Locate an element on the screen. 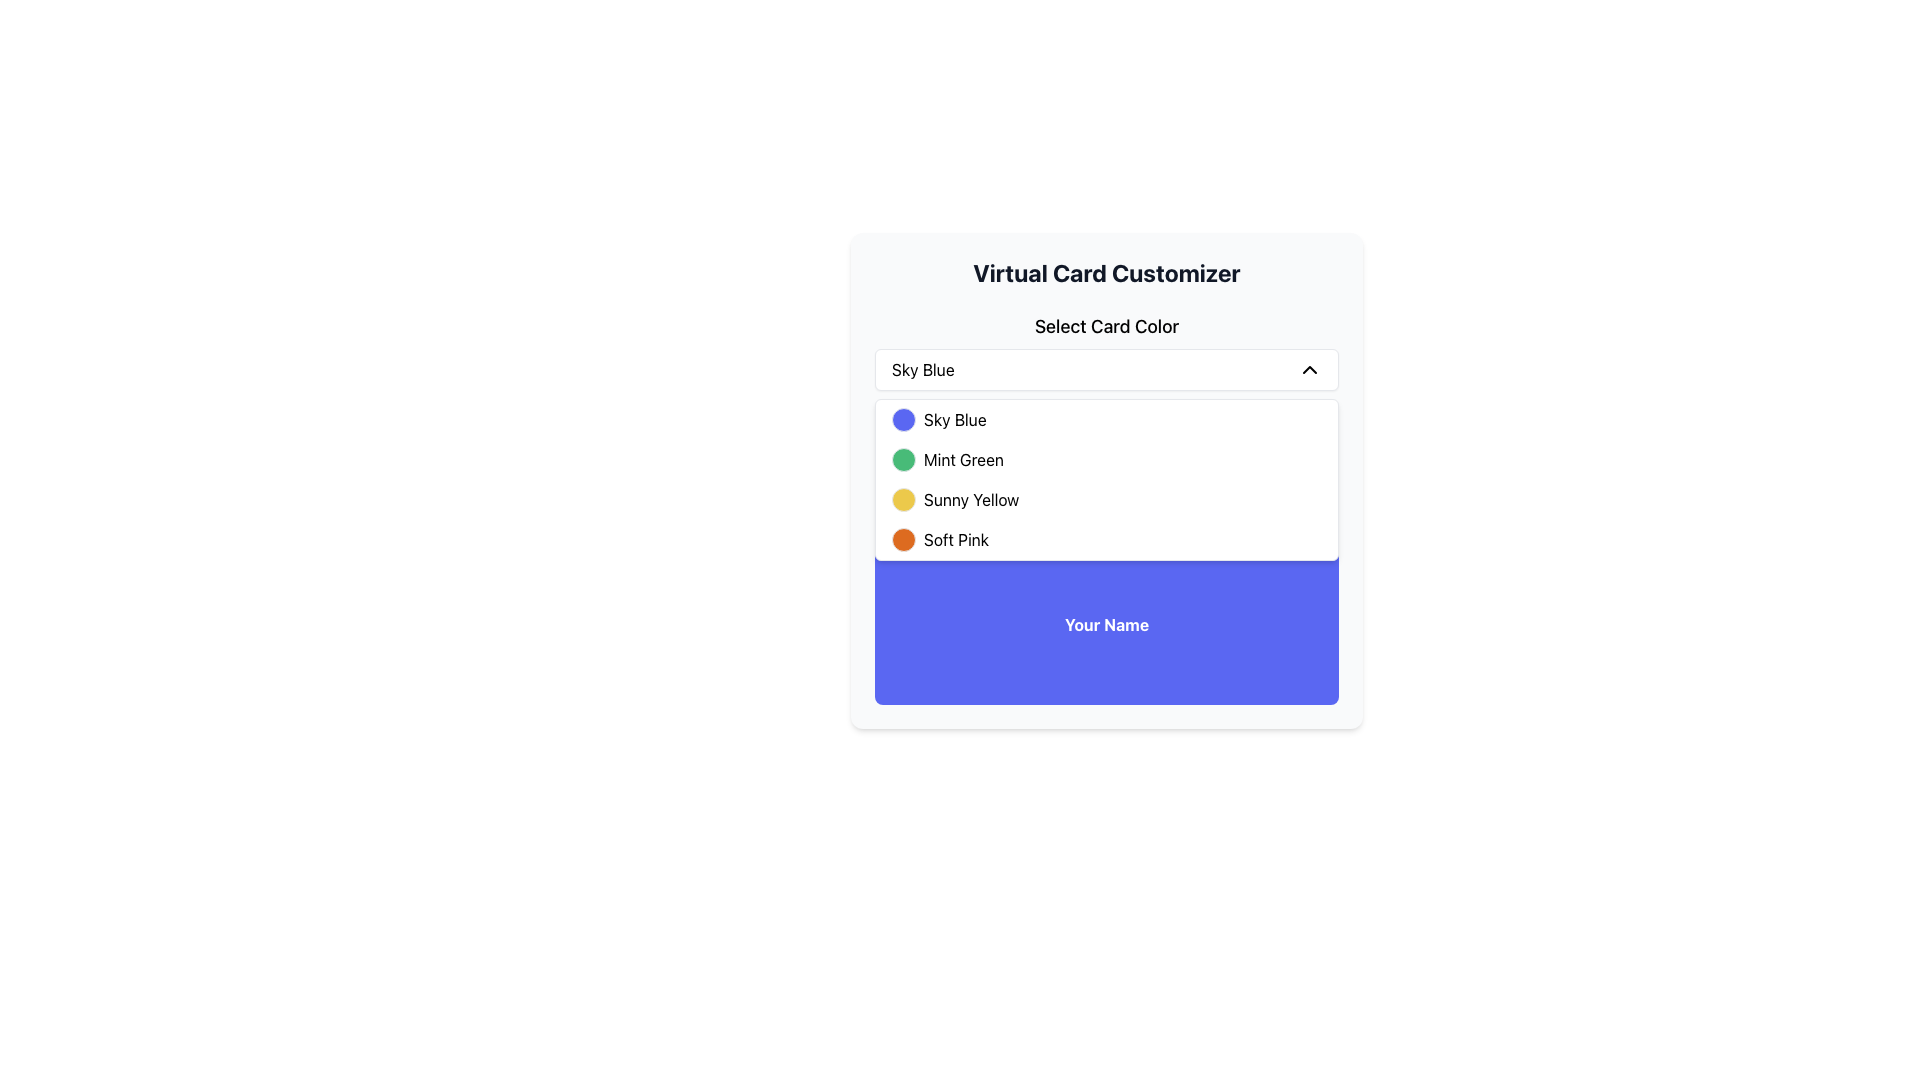  the color indicator located in the dropdown menu next to the 'Soft Pink' entry is located at coordinates (902, 540).